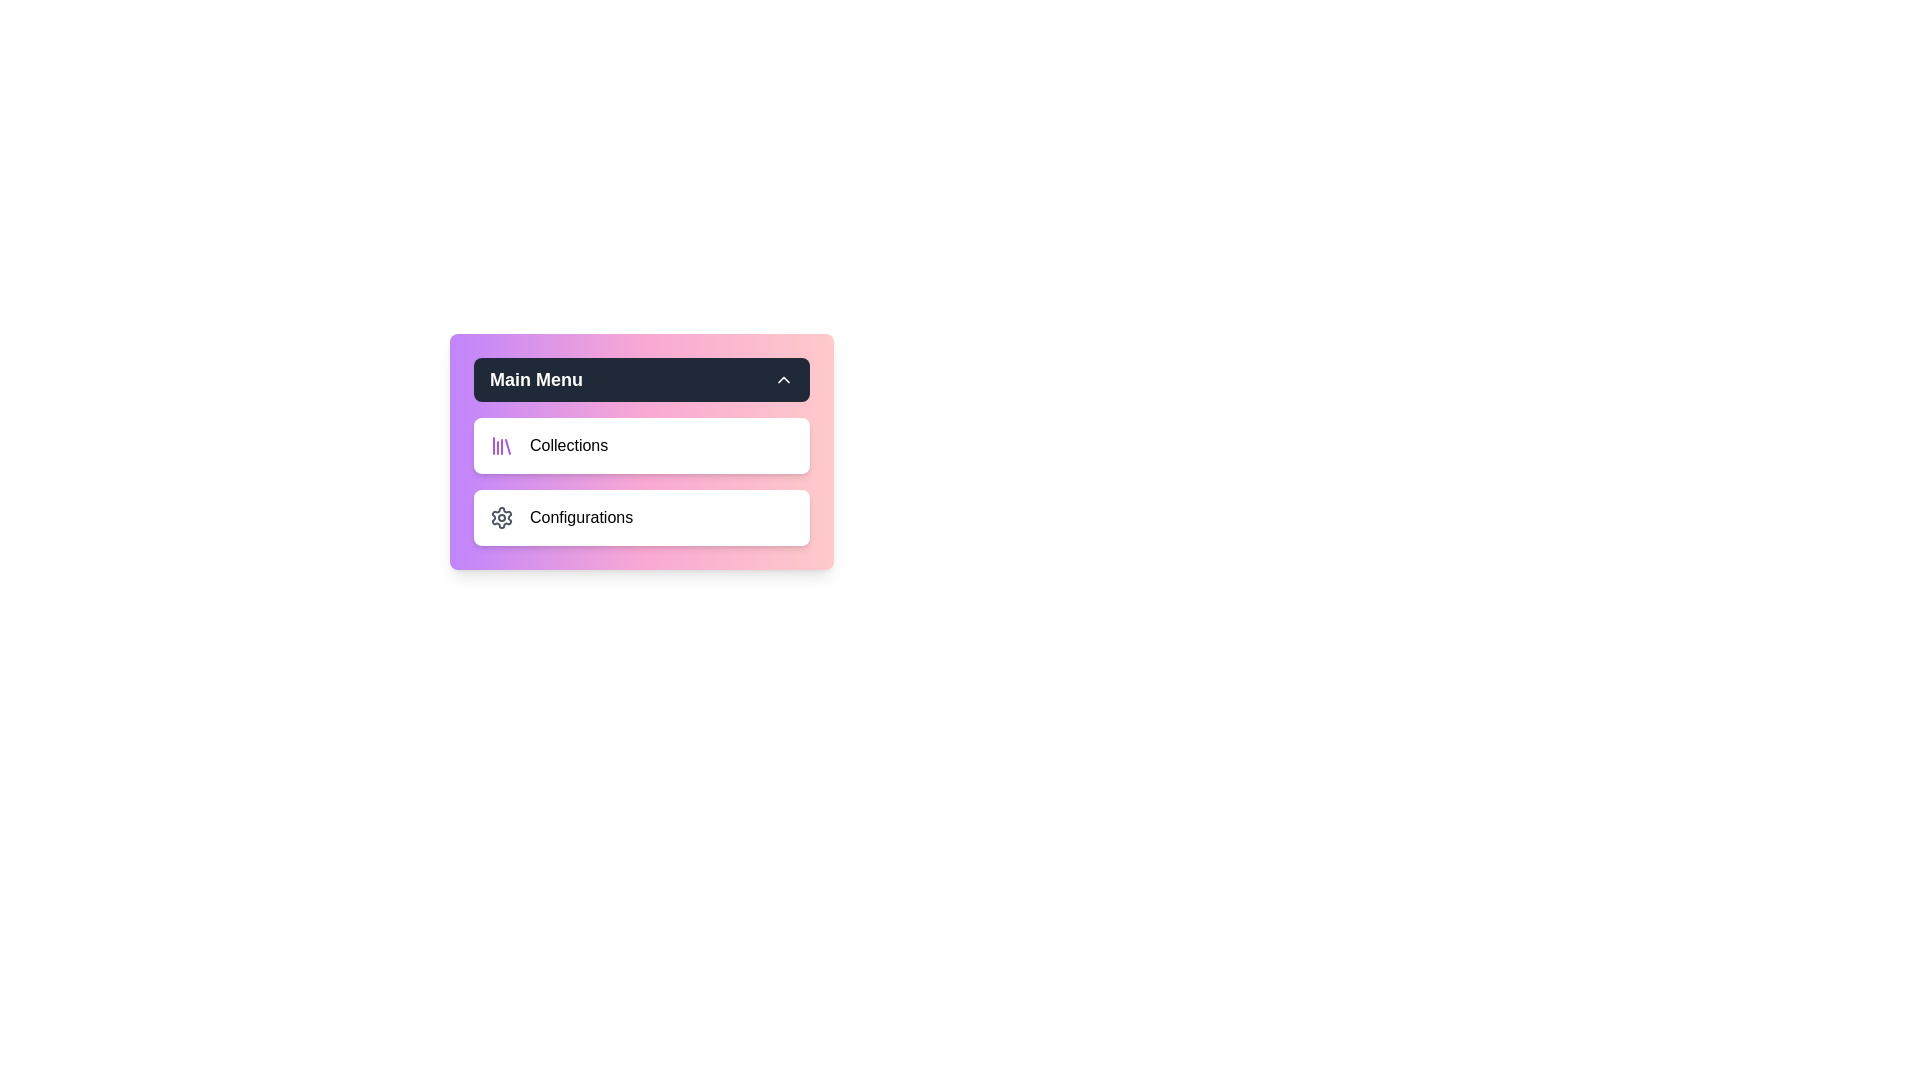  I want to click on the 'Configurations' text label to associate it with the adjacent gear icon, so click(580, 516).